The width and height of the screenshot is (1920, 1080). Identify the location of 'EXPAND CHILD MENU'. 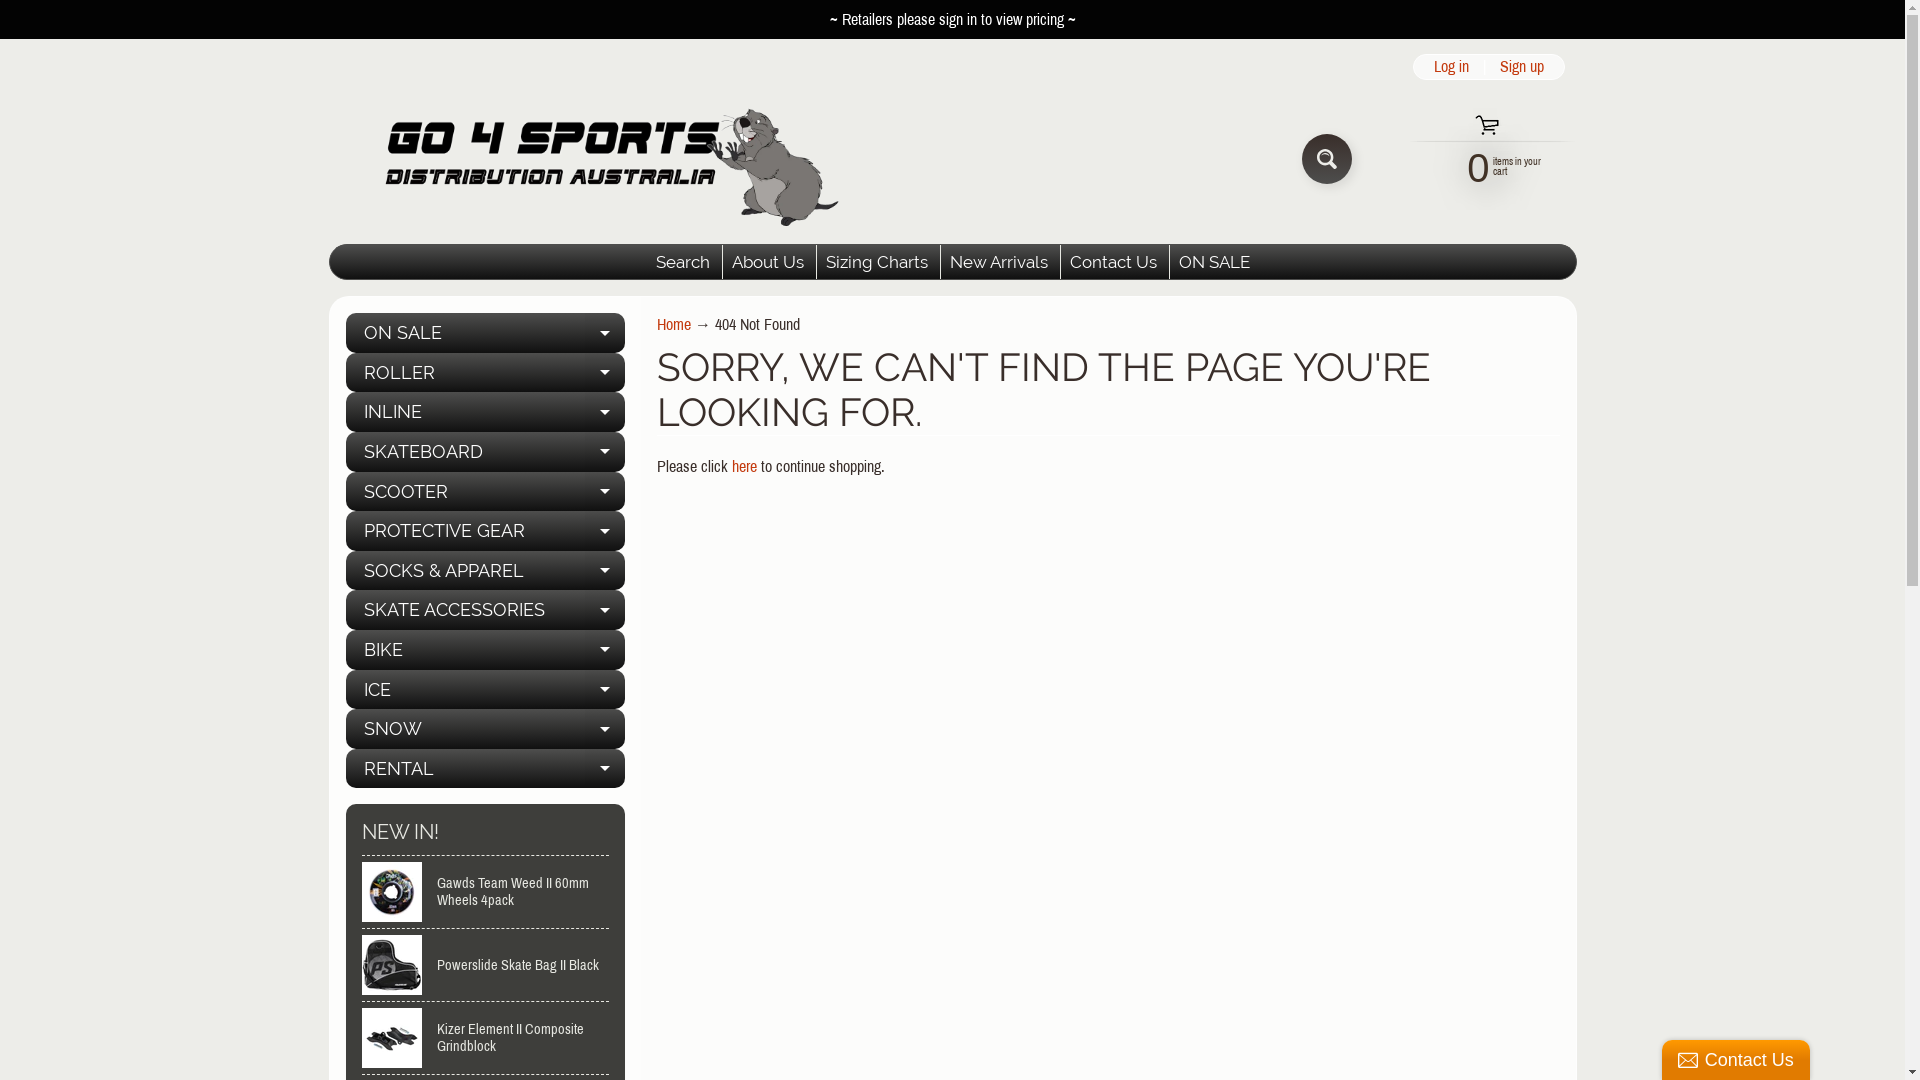
(603, 729).